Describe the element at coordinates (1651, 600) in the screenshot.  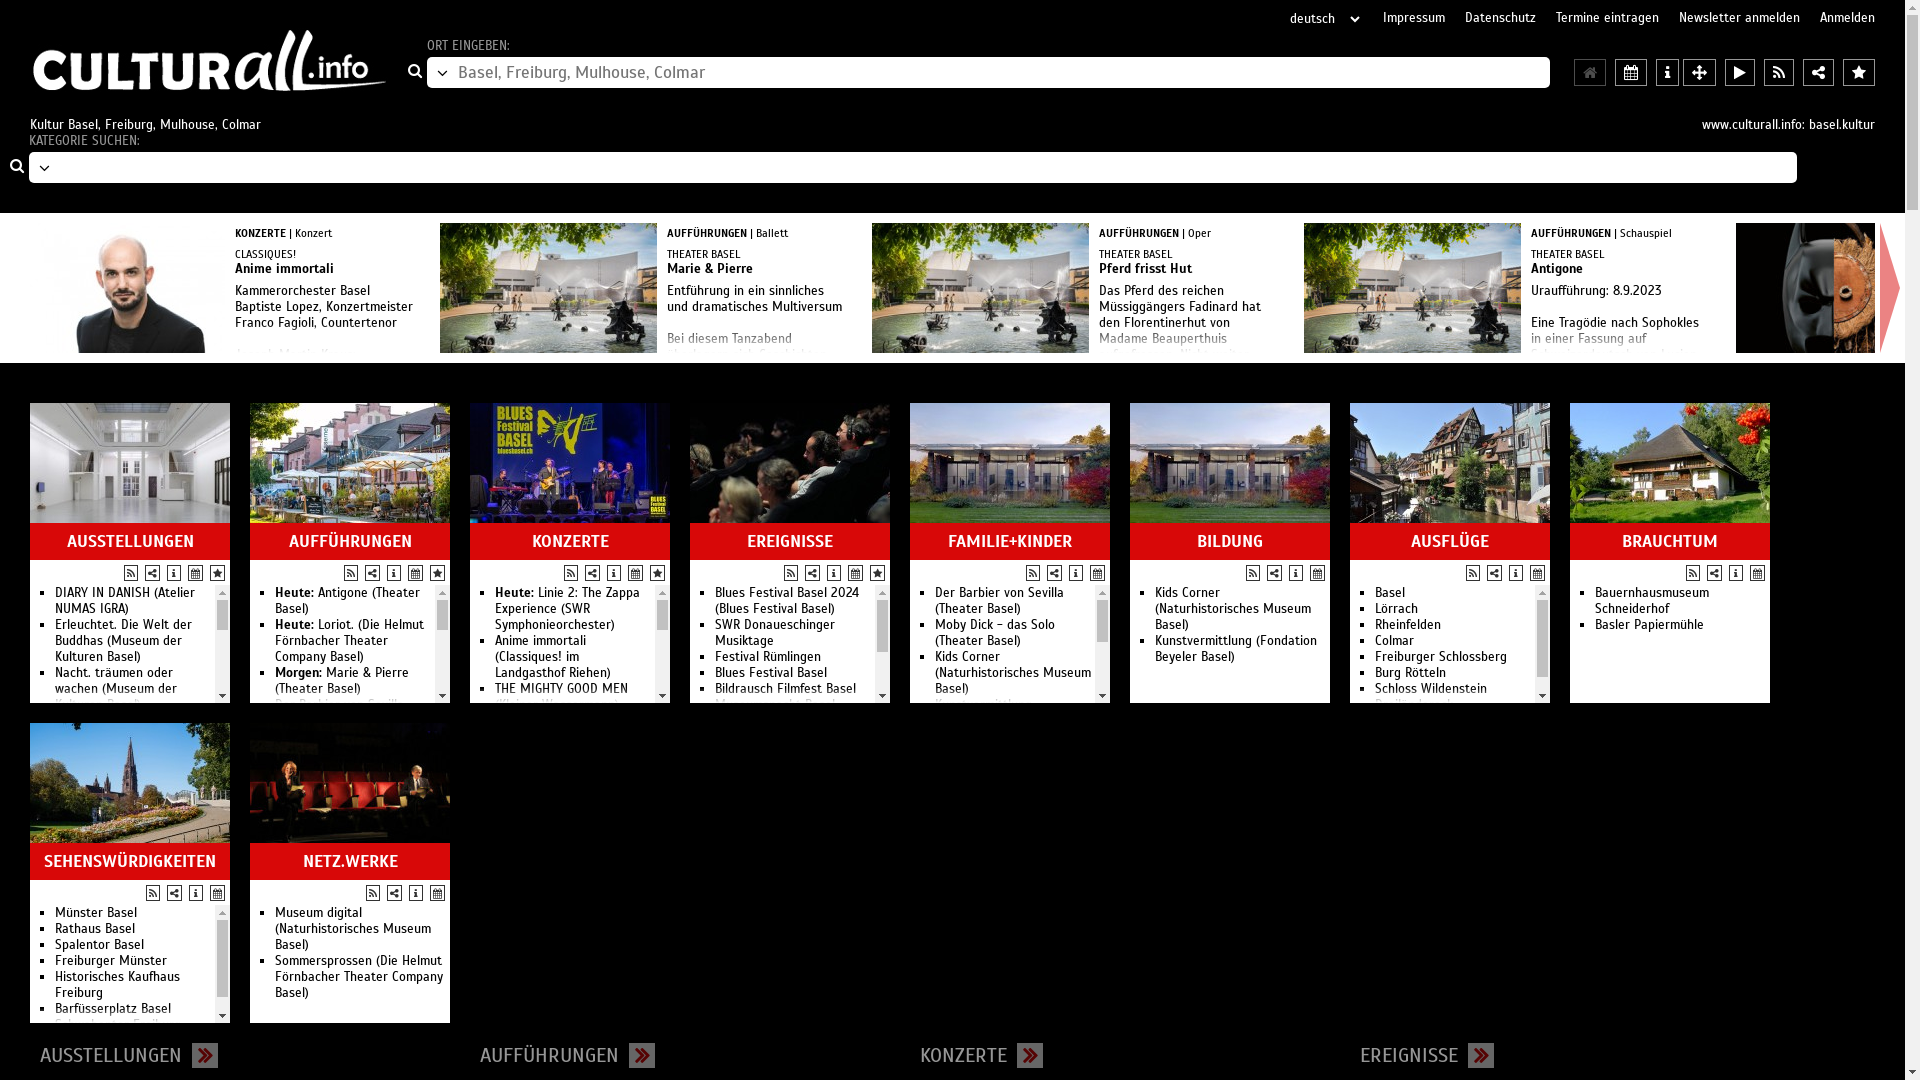
I see `'Bauernhausmuseum Schneiderhof'` at that location.